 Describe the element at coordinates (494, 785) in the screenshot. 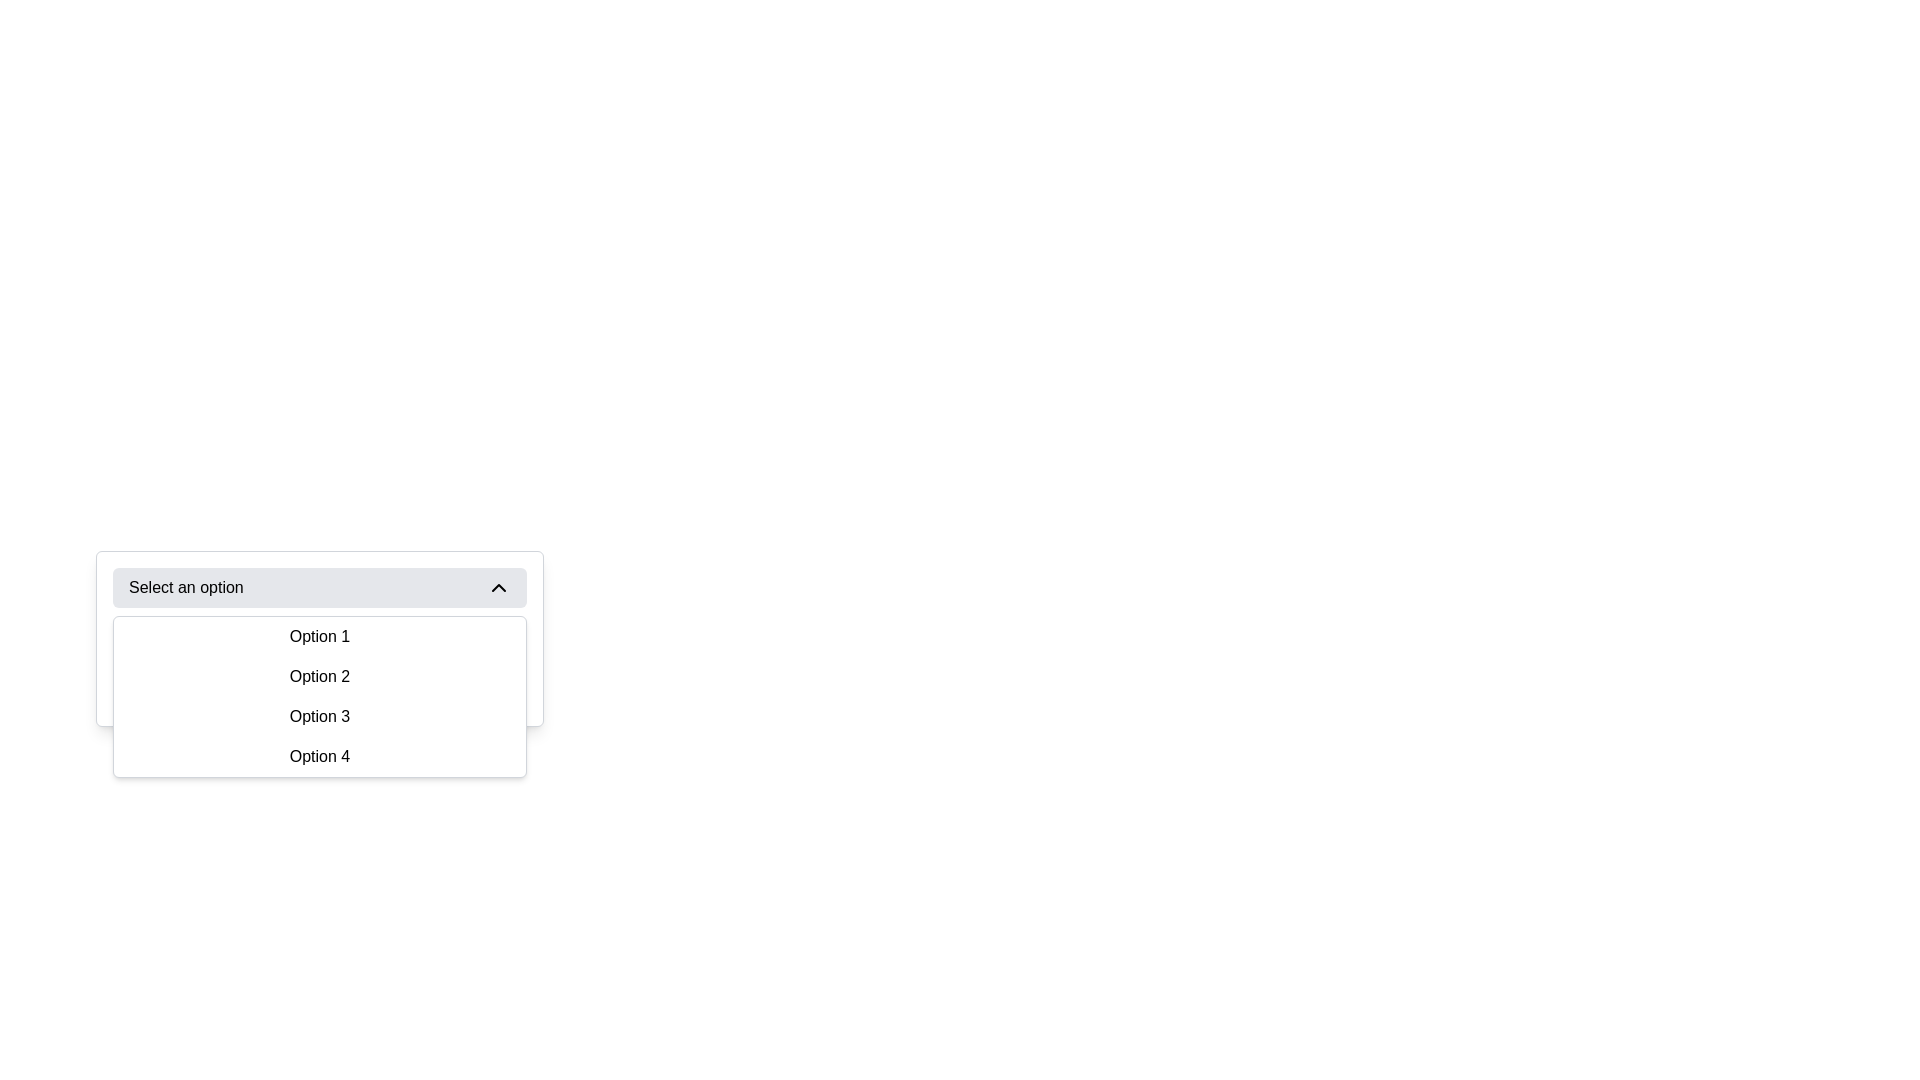

I see `an option from the dropdown menu in the modal by clicking on it` at that location.